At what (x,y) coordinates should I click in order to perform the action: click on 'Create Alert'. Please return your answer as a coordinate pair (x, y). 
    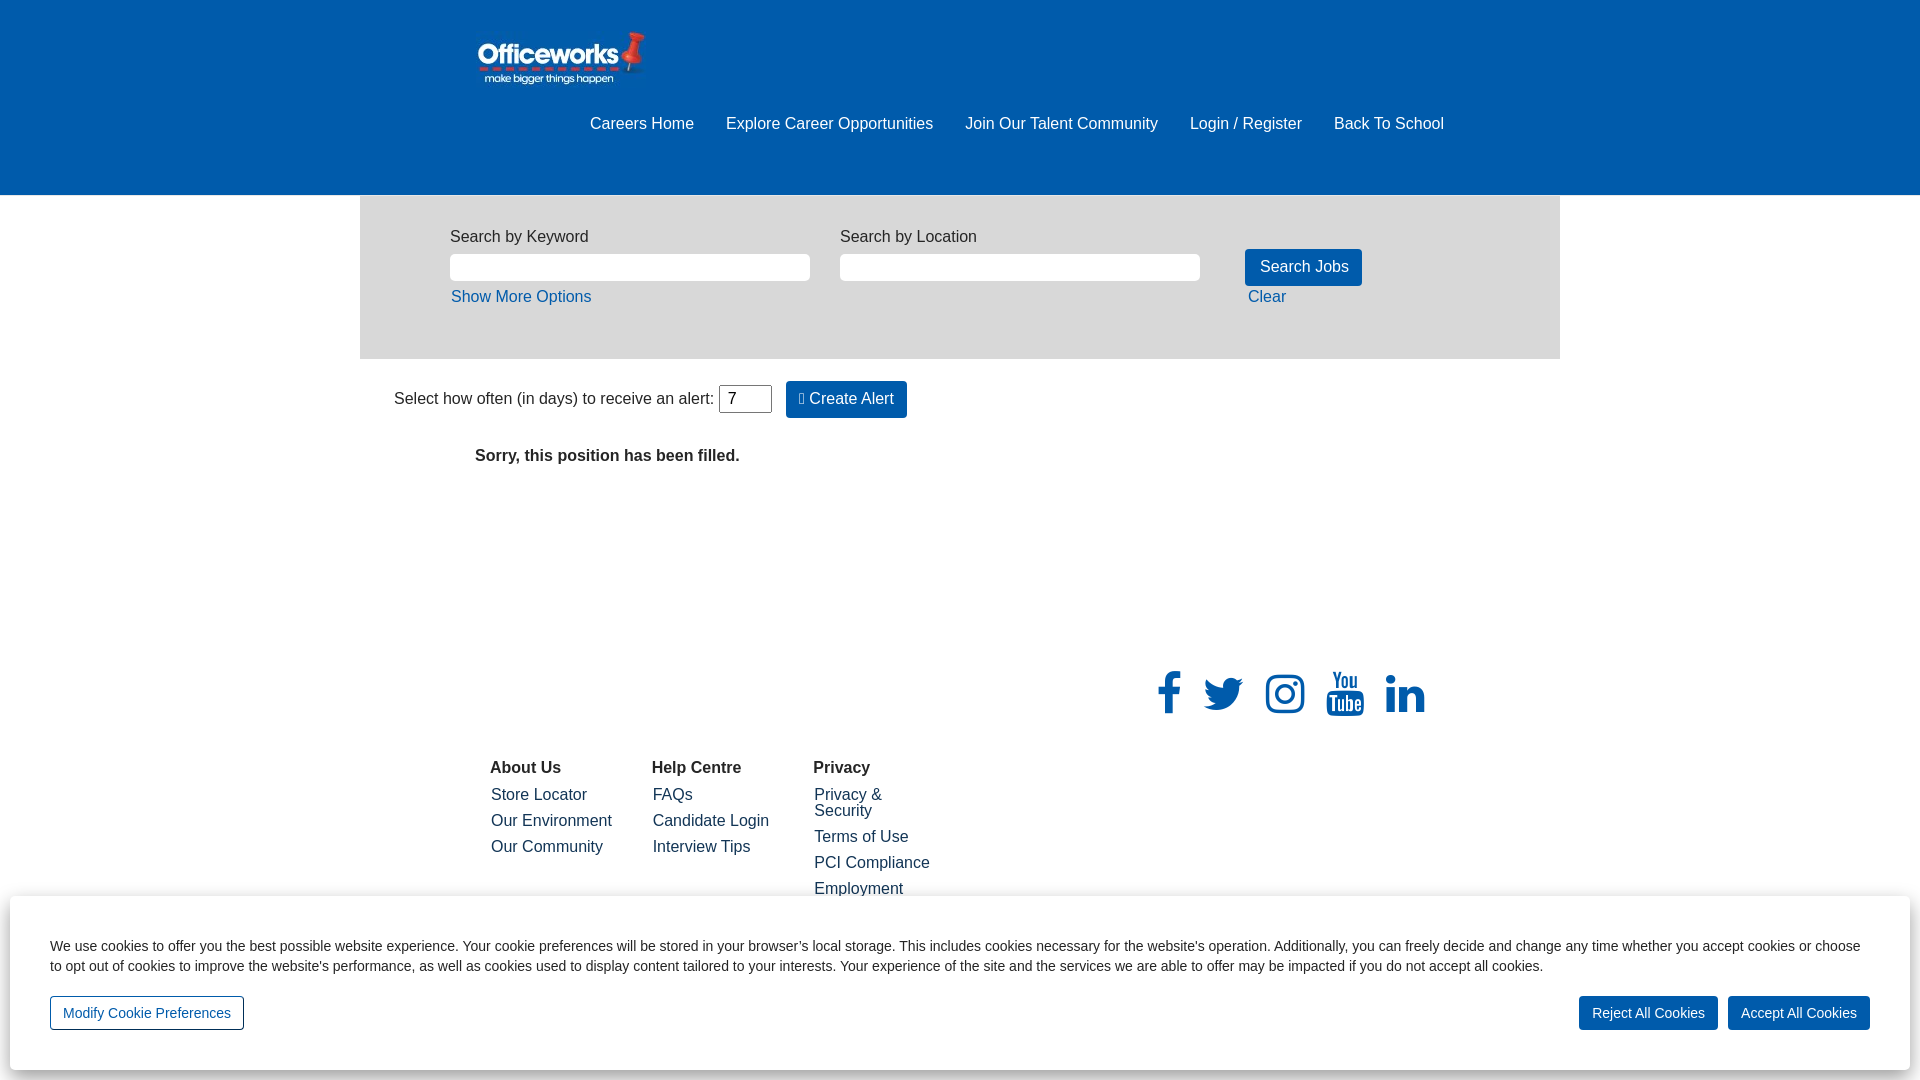
    Looking at the image, I should click on (846, 399).